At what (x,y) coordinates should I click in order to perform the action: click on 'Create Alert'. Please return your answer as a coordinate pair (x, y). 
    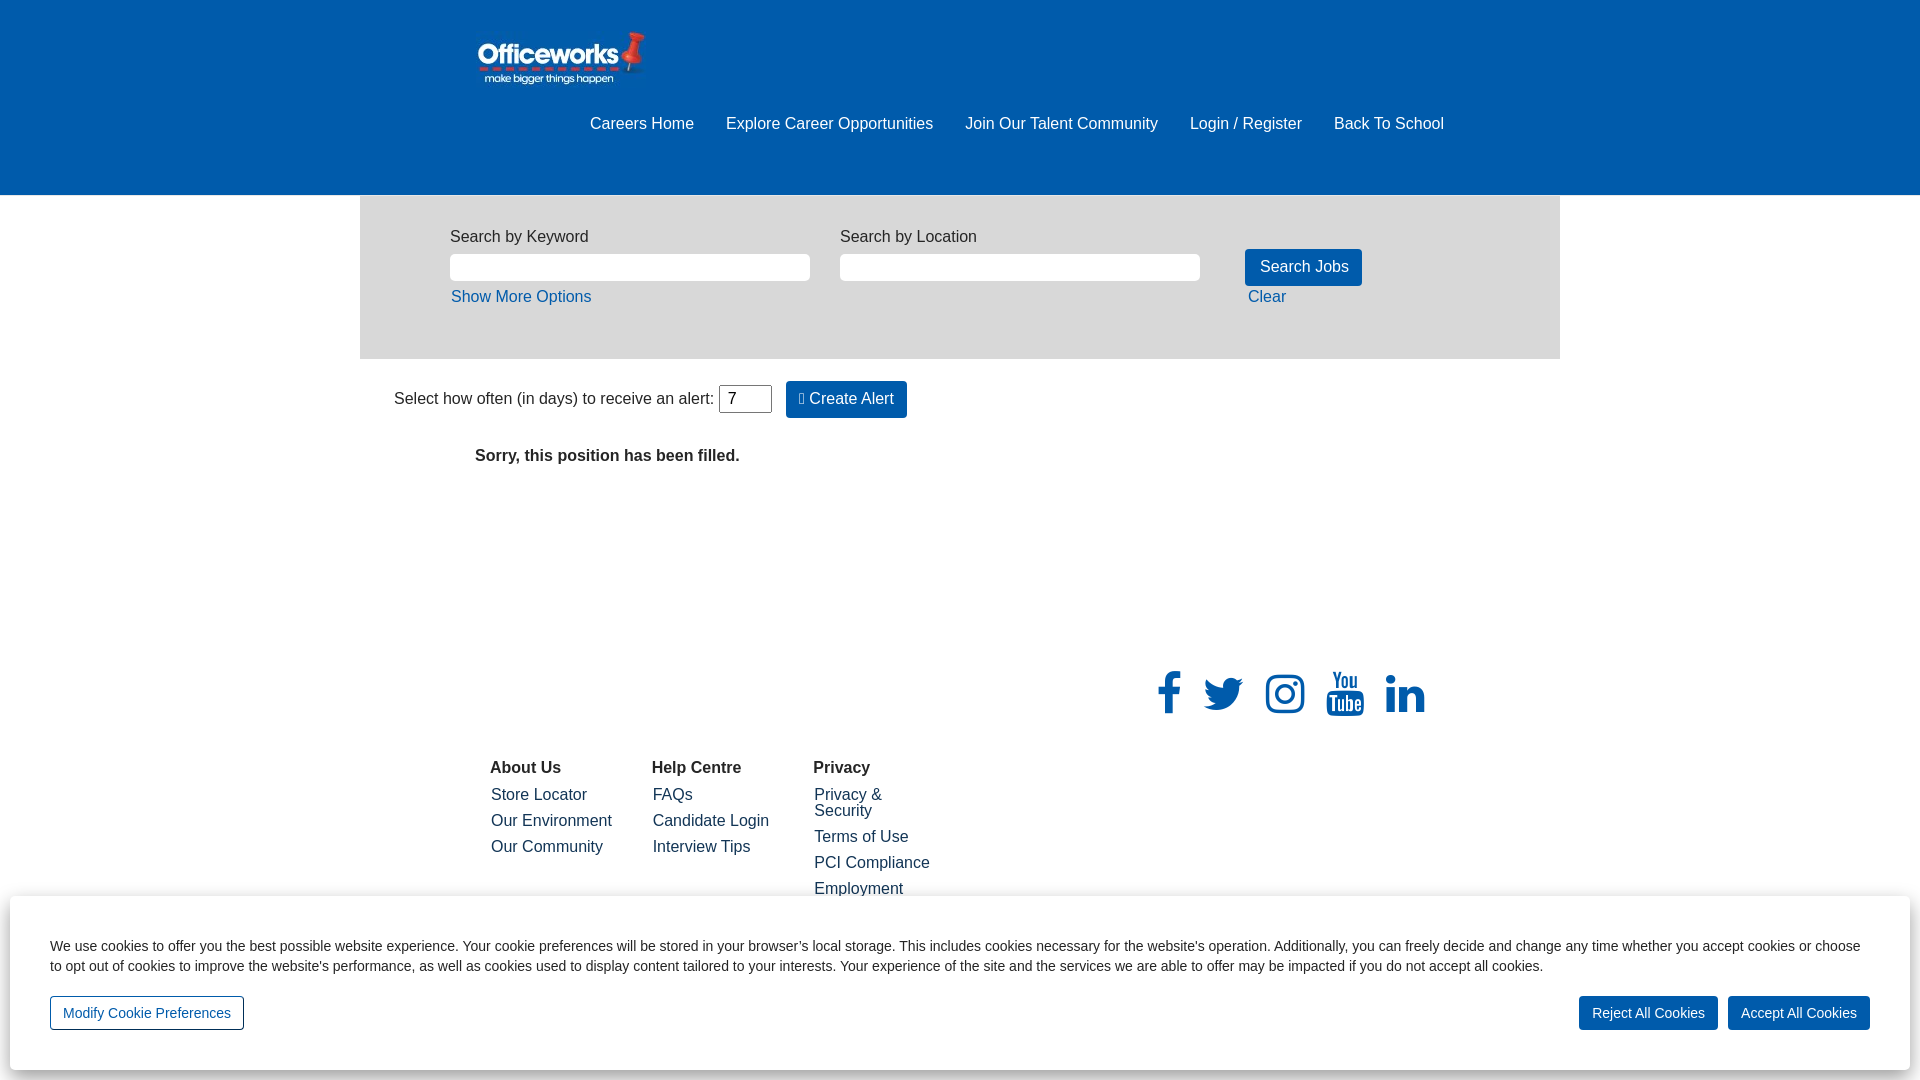
    Looking at the image, I should click on (846, 399).